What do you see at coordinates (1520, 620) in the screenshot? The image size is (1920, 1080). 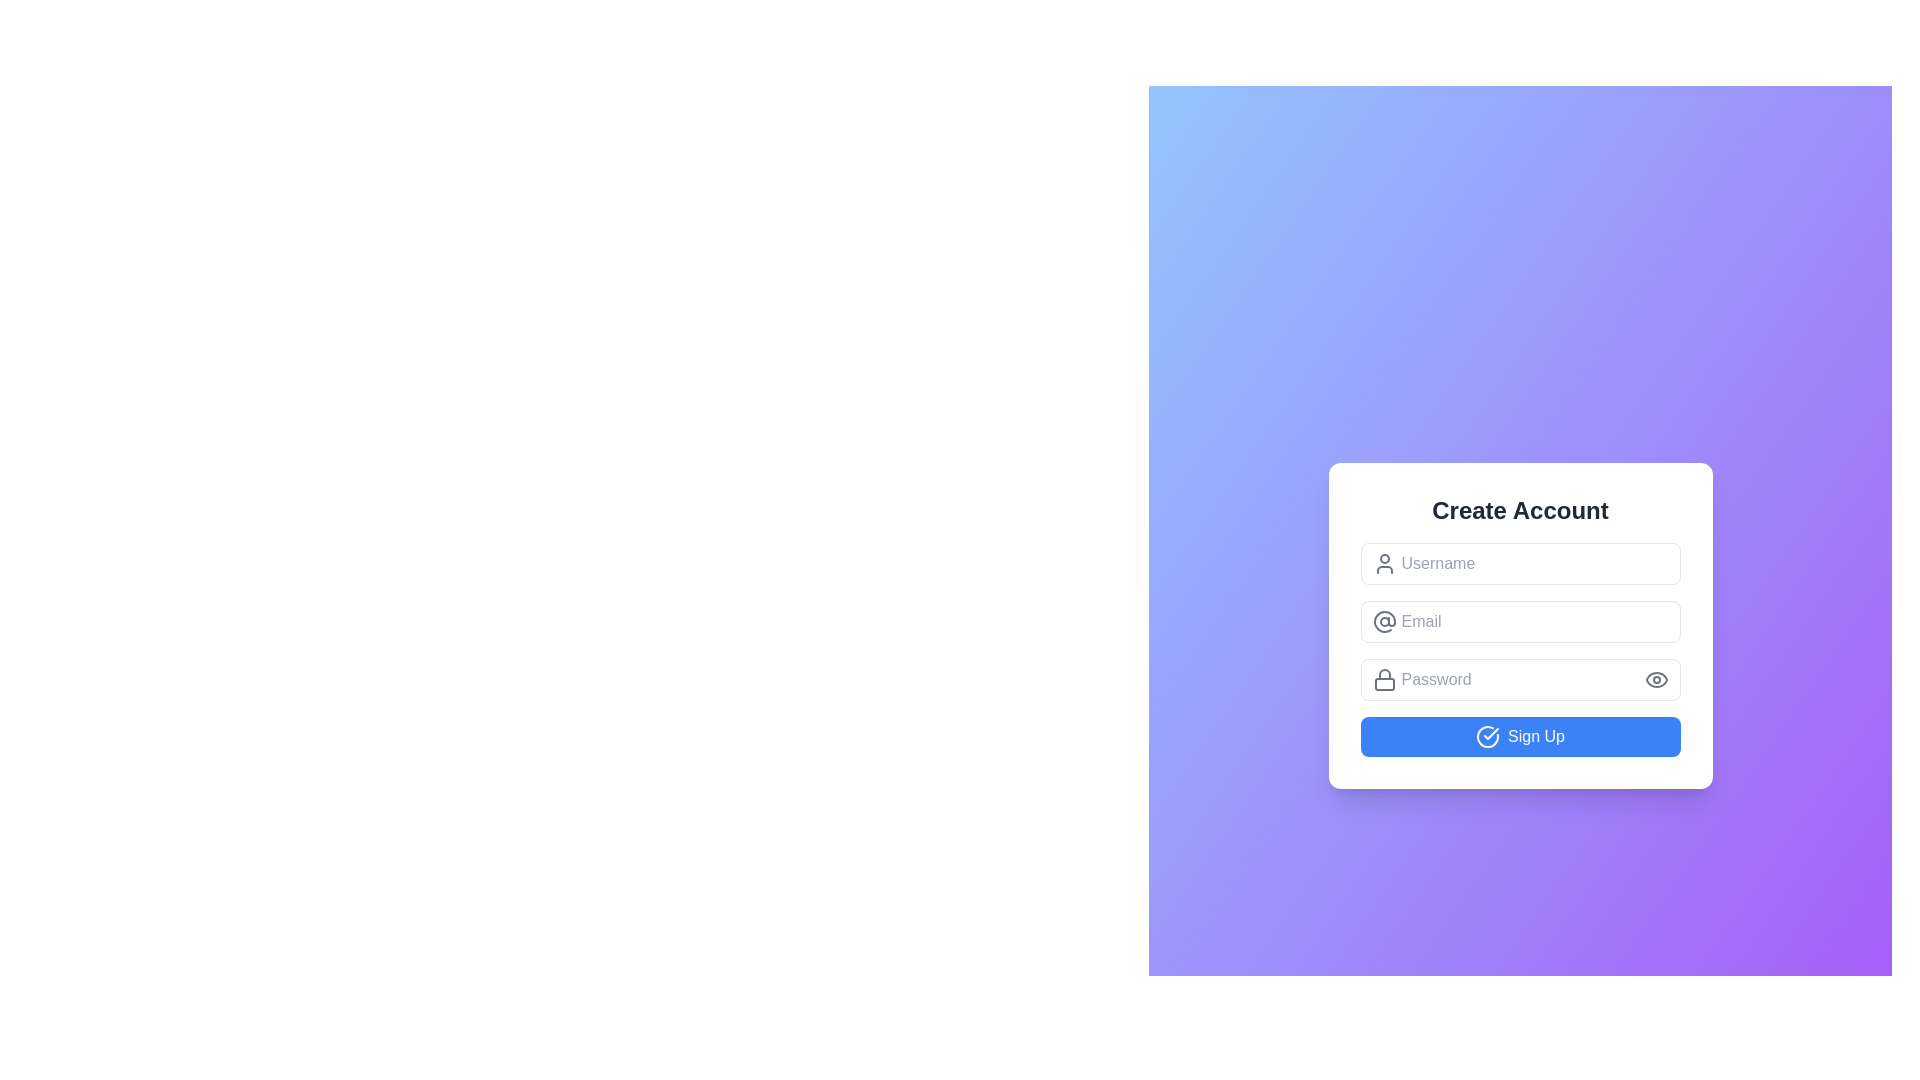 I see `into the email input field located below the 'Username' field and above the 'Password' field in the 'Create Account' modal to focus on it` at bounding box center [1520, 620].